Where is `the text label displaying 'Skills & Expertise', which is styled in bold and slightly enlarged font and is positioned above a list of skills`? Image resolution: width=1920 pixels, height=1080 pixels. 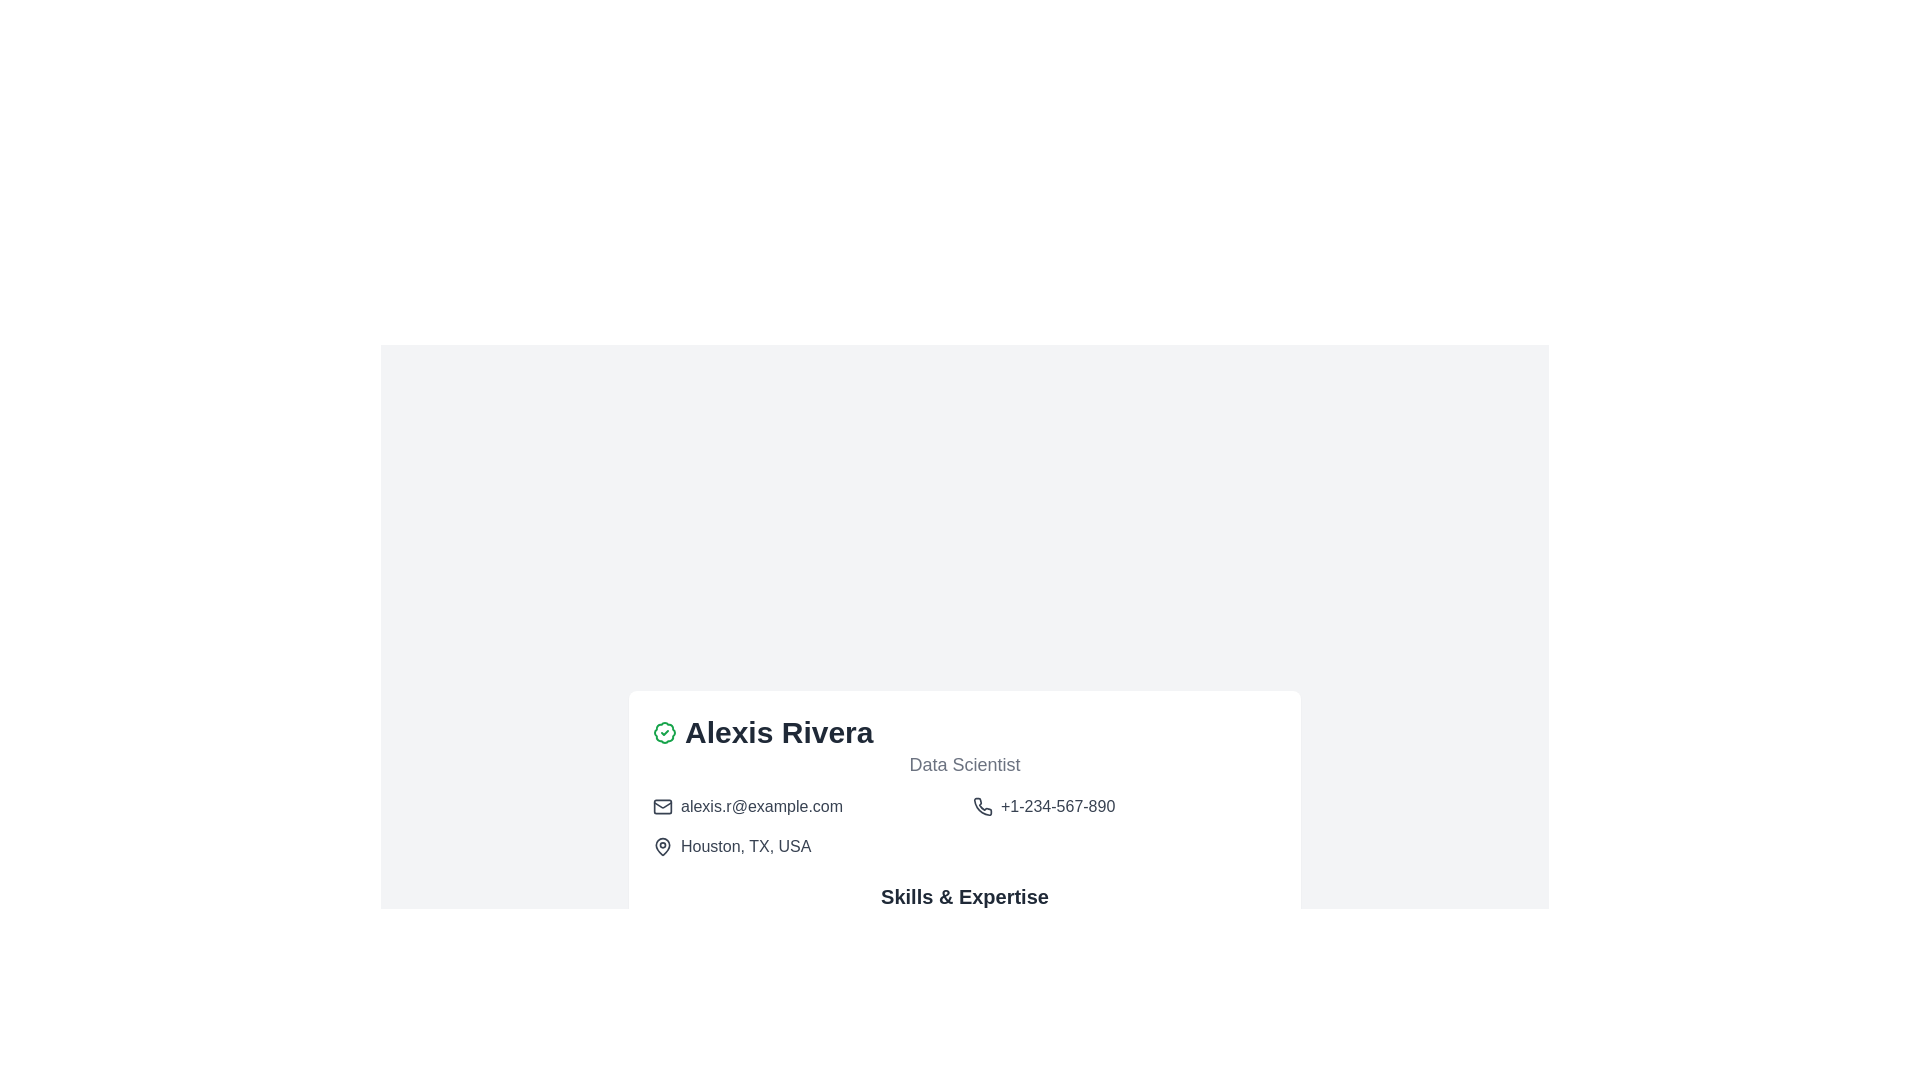
the text label displaying 'Skills & Expertise', which is styled in bold and slightly enlarged font and is positioned above a list of skills is located at coordinates (964, 896).